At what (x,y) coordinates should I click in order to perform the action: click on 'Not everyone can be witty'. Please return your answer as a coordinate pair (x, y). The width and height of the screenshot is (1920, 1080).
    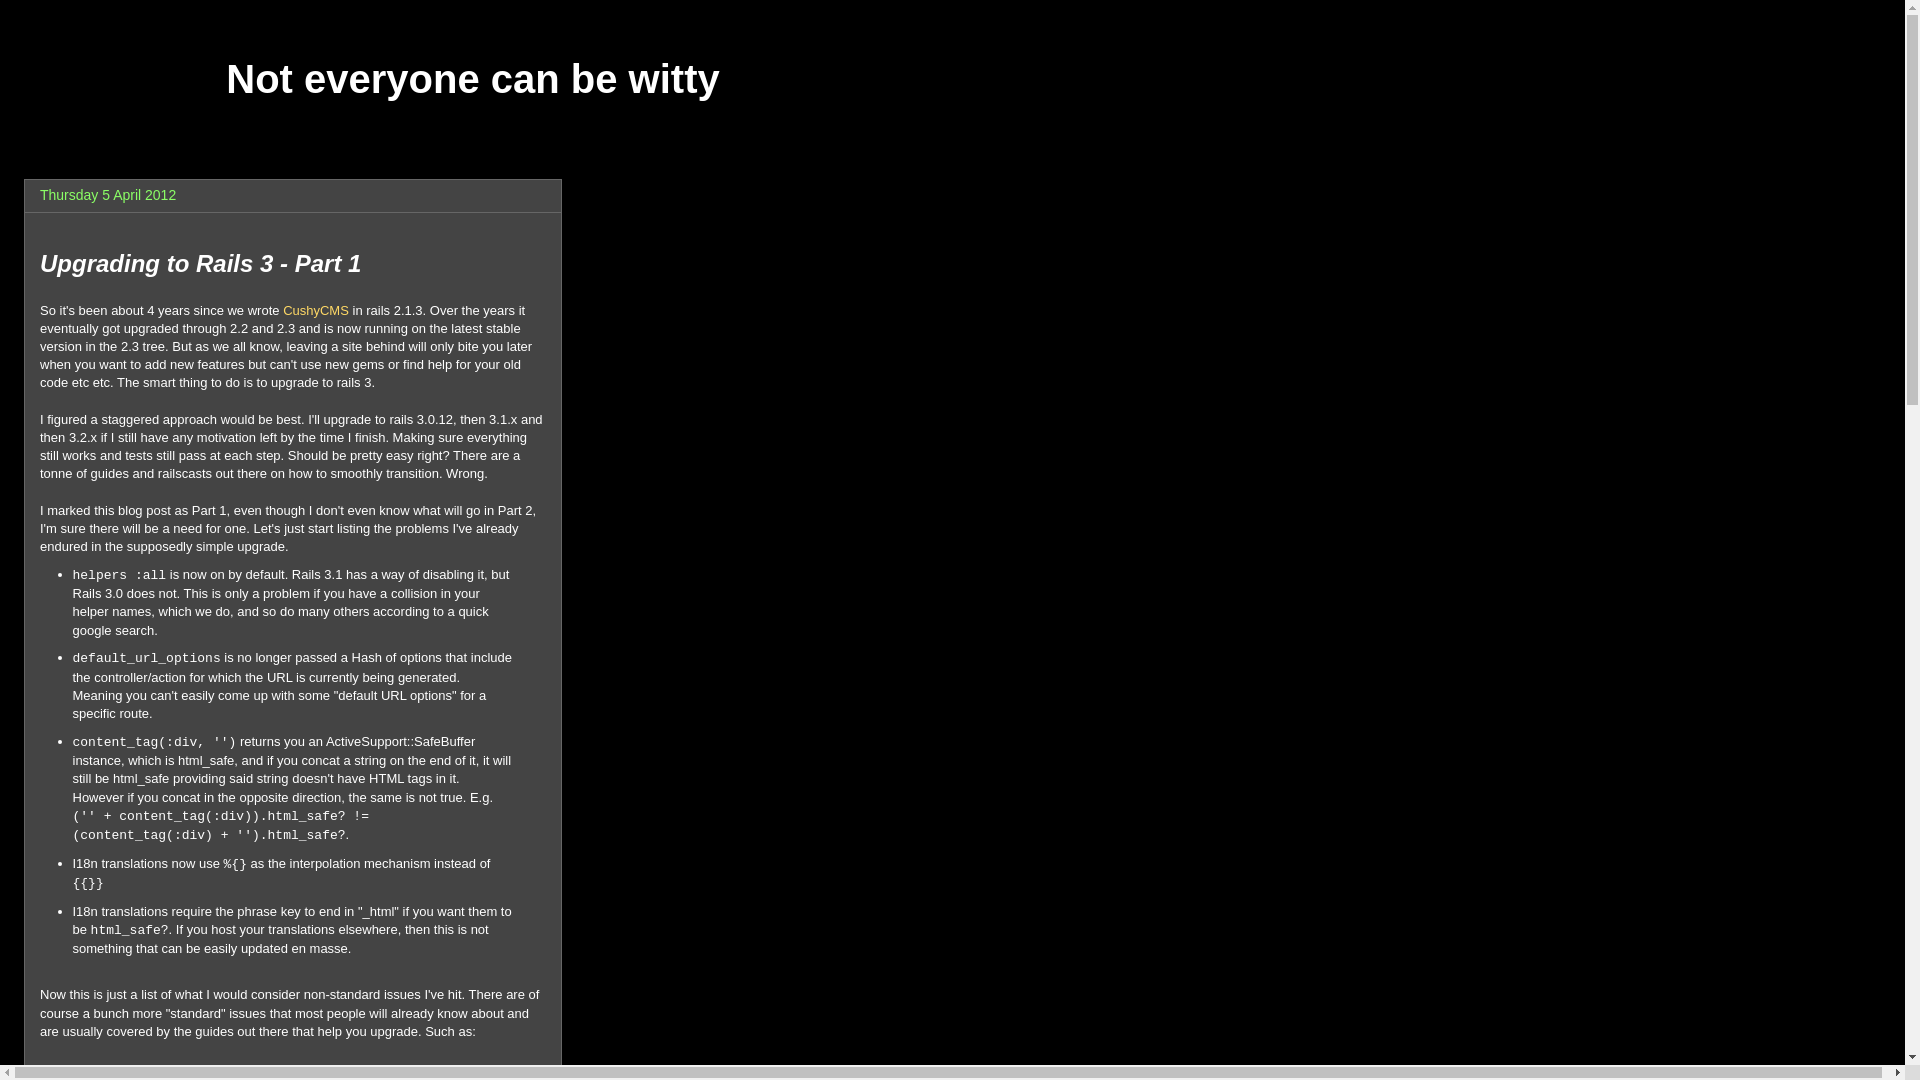
    Looking at the image, I should click on (471, 77).